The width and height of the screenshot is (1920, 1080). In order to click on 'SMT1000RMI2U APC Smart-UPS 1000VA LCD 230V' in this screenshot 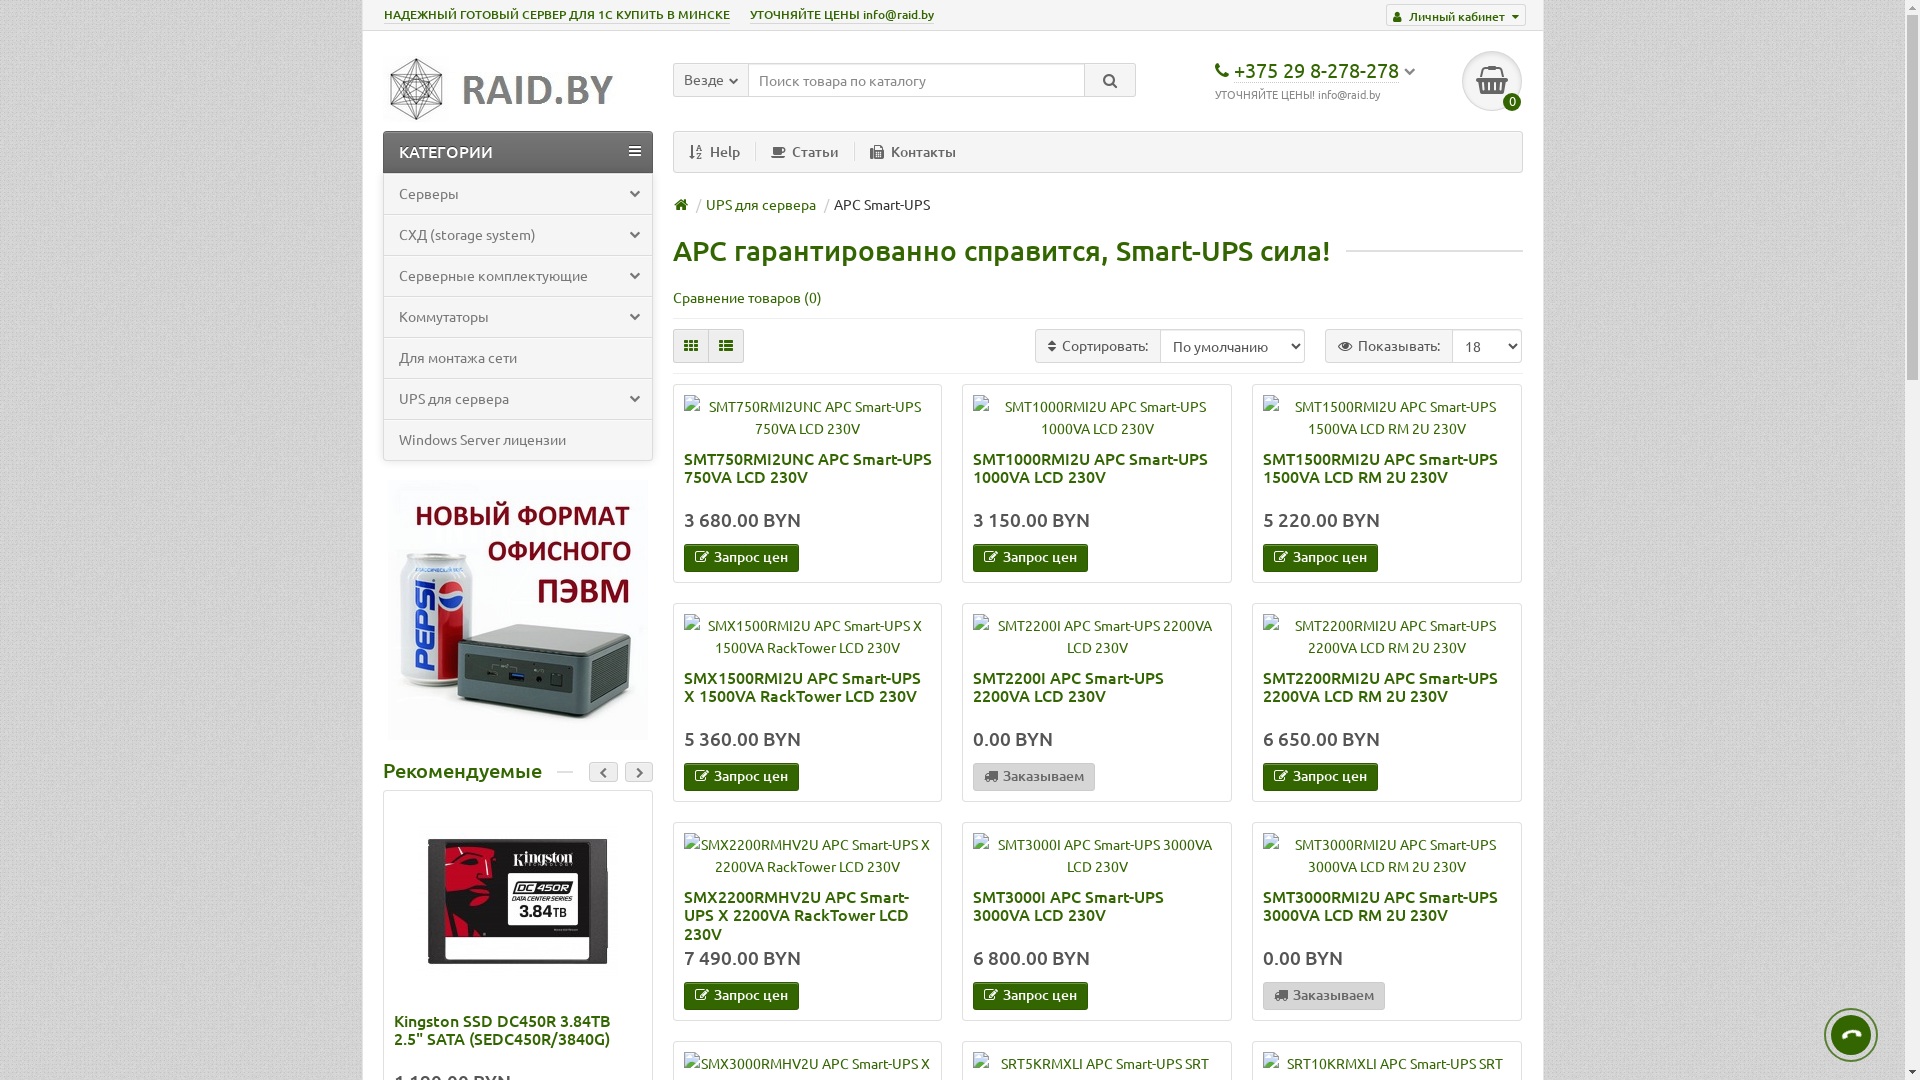, I will do `click(1096, 476)`.